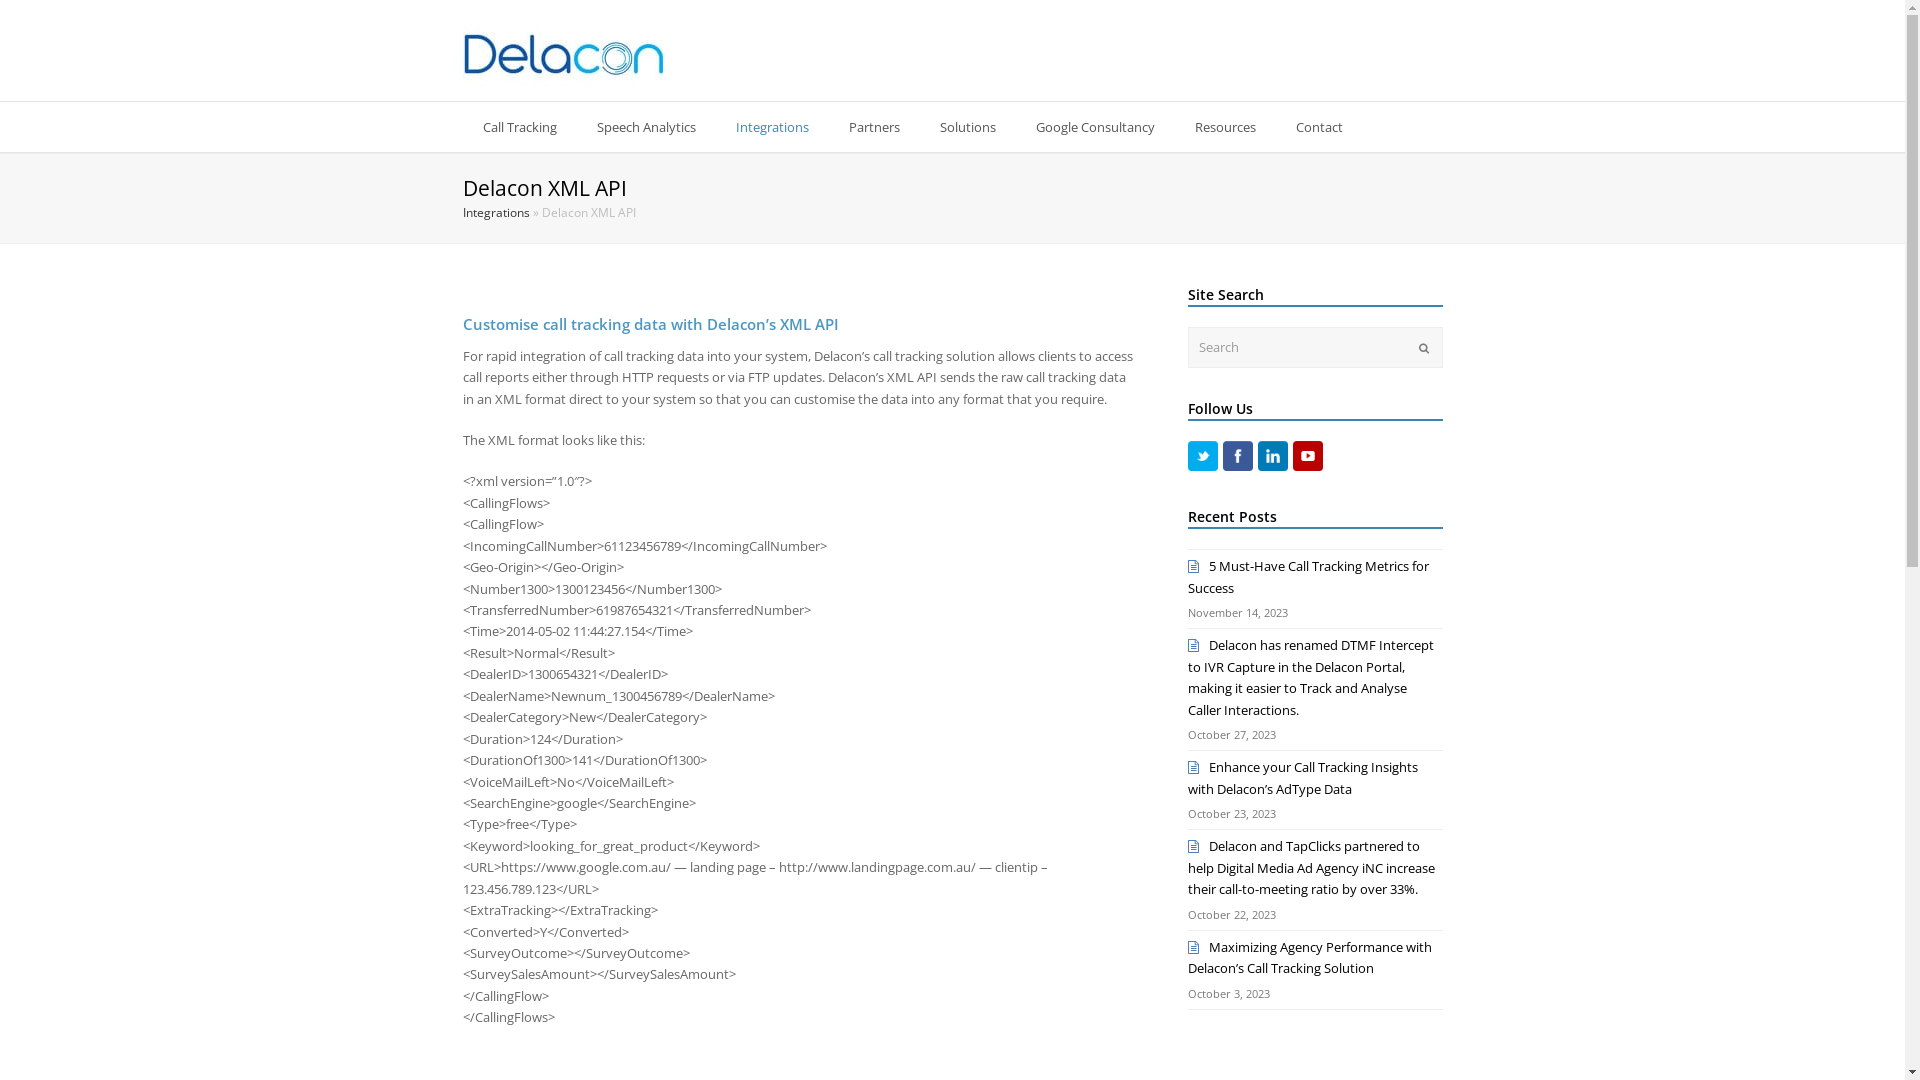 The height and width of the screenshot is (1080, 1920). Describe the element at coordinates (1202, 455) in the screenshot. I see `'Twitter'` at that location.